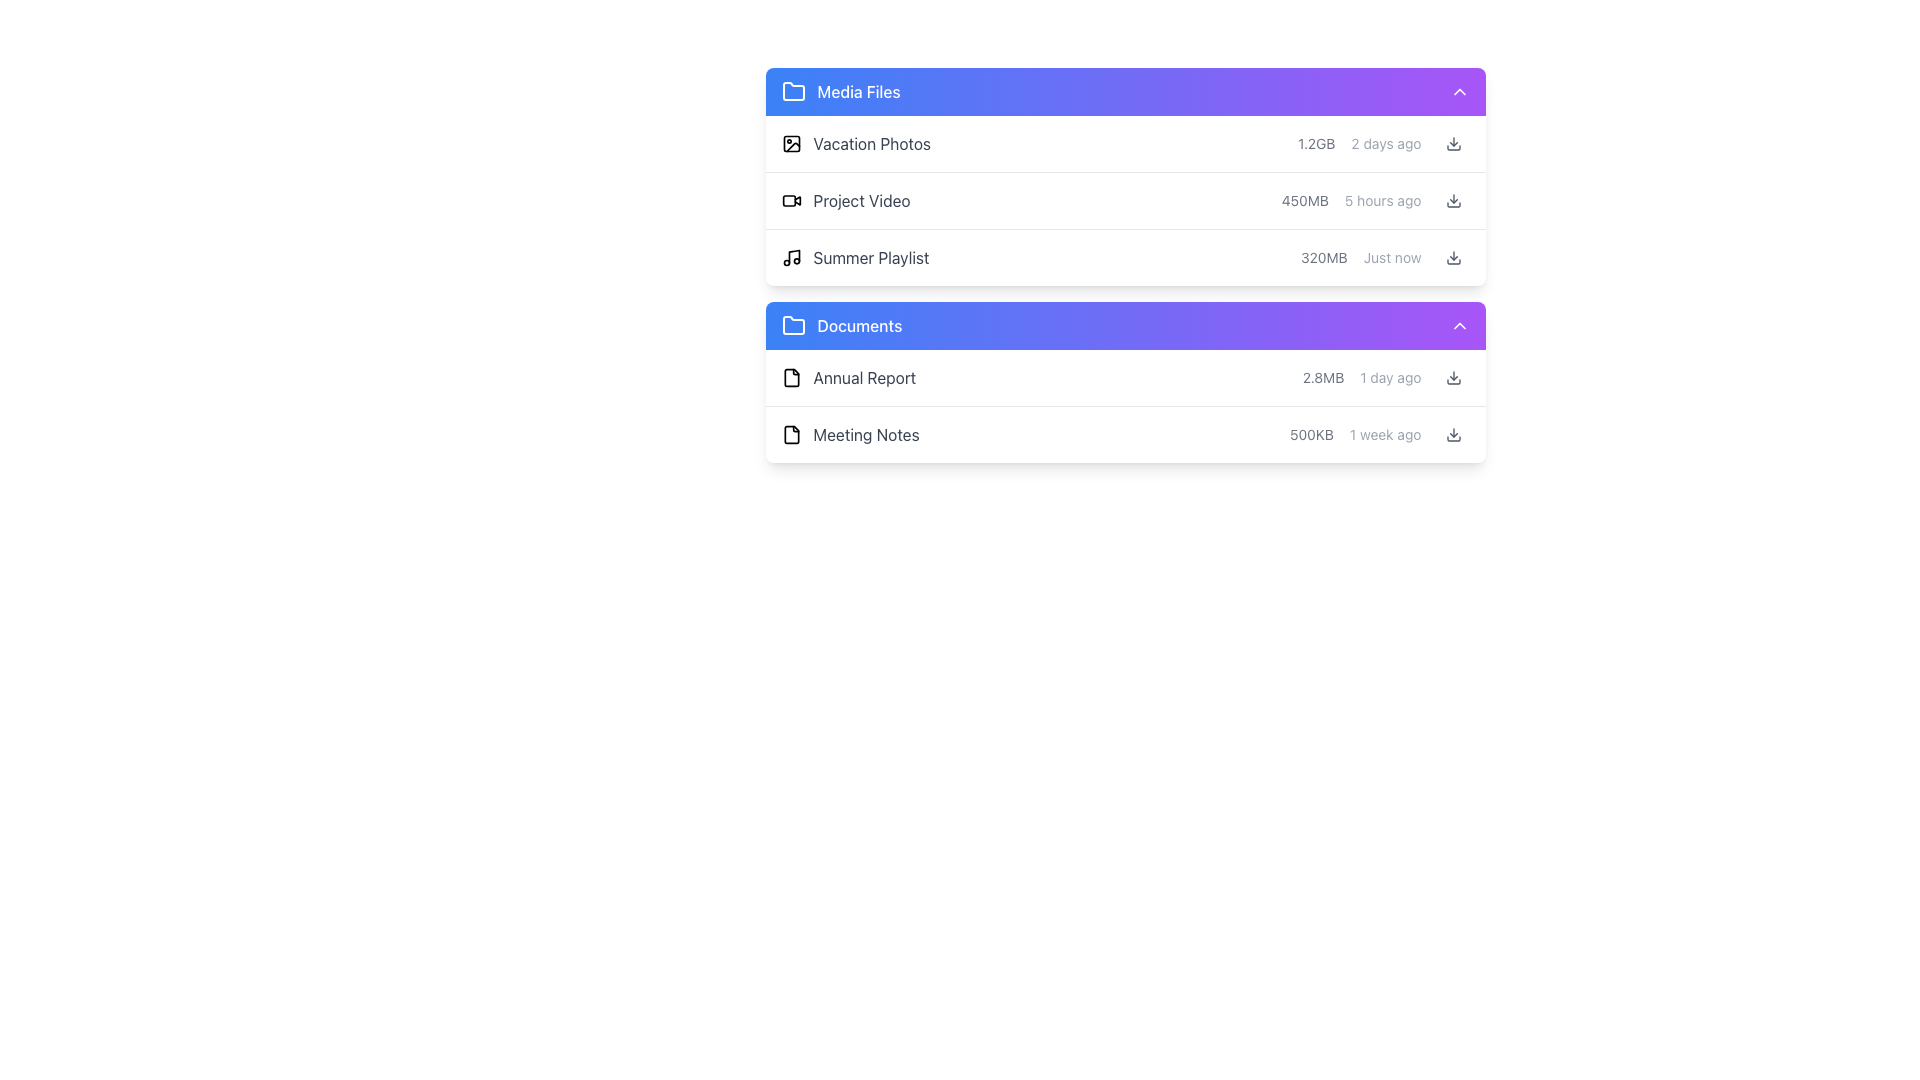 The height and width of the screenshot is (1080, 1920). Describe the element at coordinates (1305, 200) in the screenshot. I see `the Text label that displays the size of the file associated with 'Project Video', located in the second row of the 'Media Files' section, to the right of 'Project Video' and before the timestamp '5 hours ago'` at that location.